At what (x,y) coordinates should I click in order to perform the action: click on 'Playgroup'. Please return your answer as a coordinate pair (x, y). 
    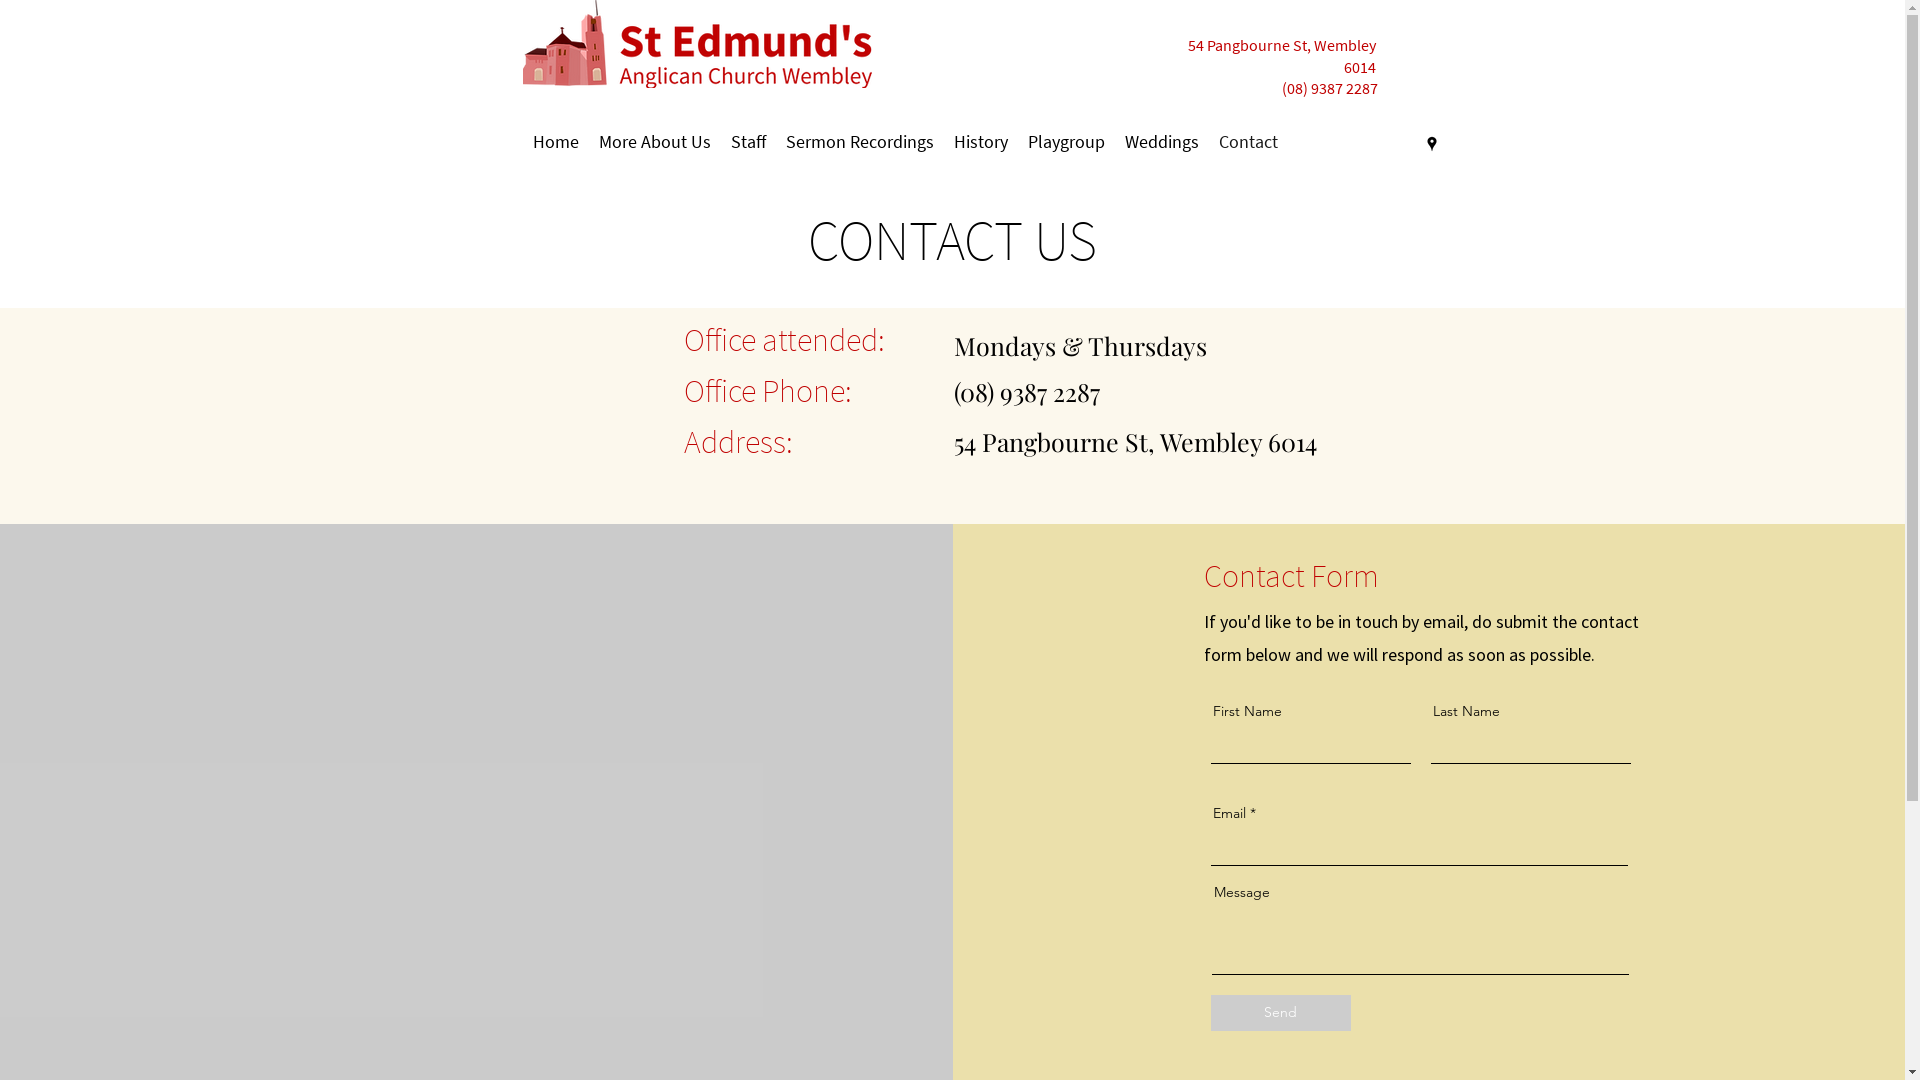
    Looking at the image, I should click on (1065, 141).